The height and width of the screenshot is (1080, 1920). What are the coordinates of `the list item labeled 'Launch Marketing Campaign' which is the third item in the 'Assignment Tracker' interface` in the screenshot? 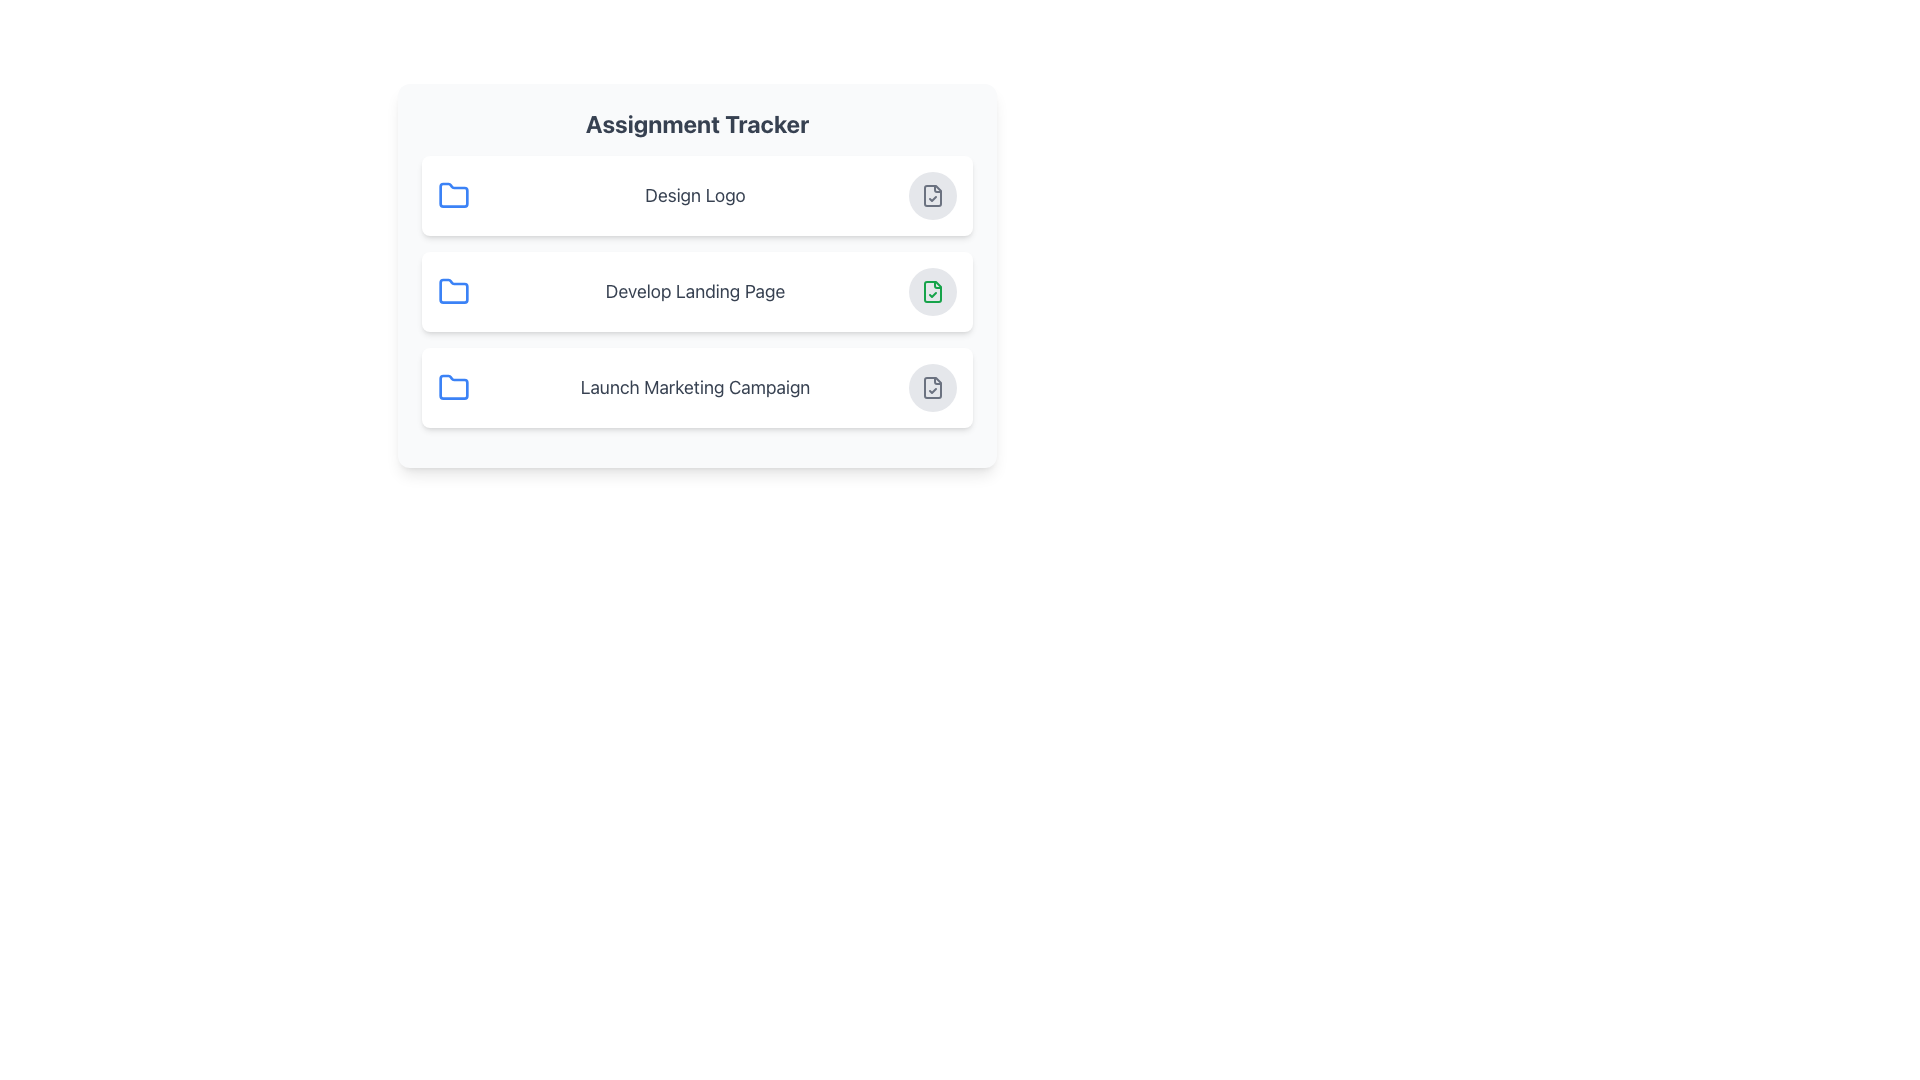 It's located at (697, 388).